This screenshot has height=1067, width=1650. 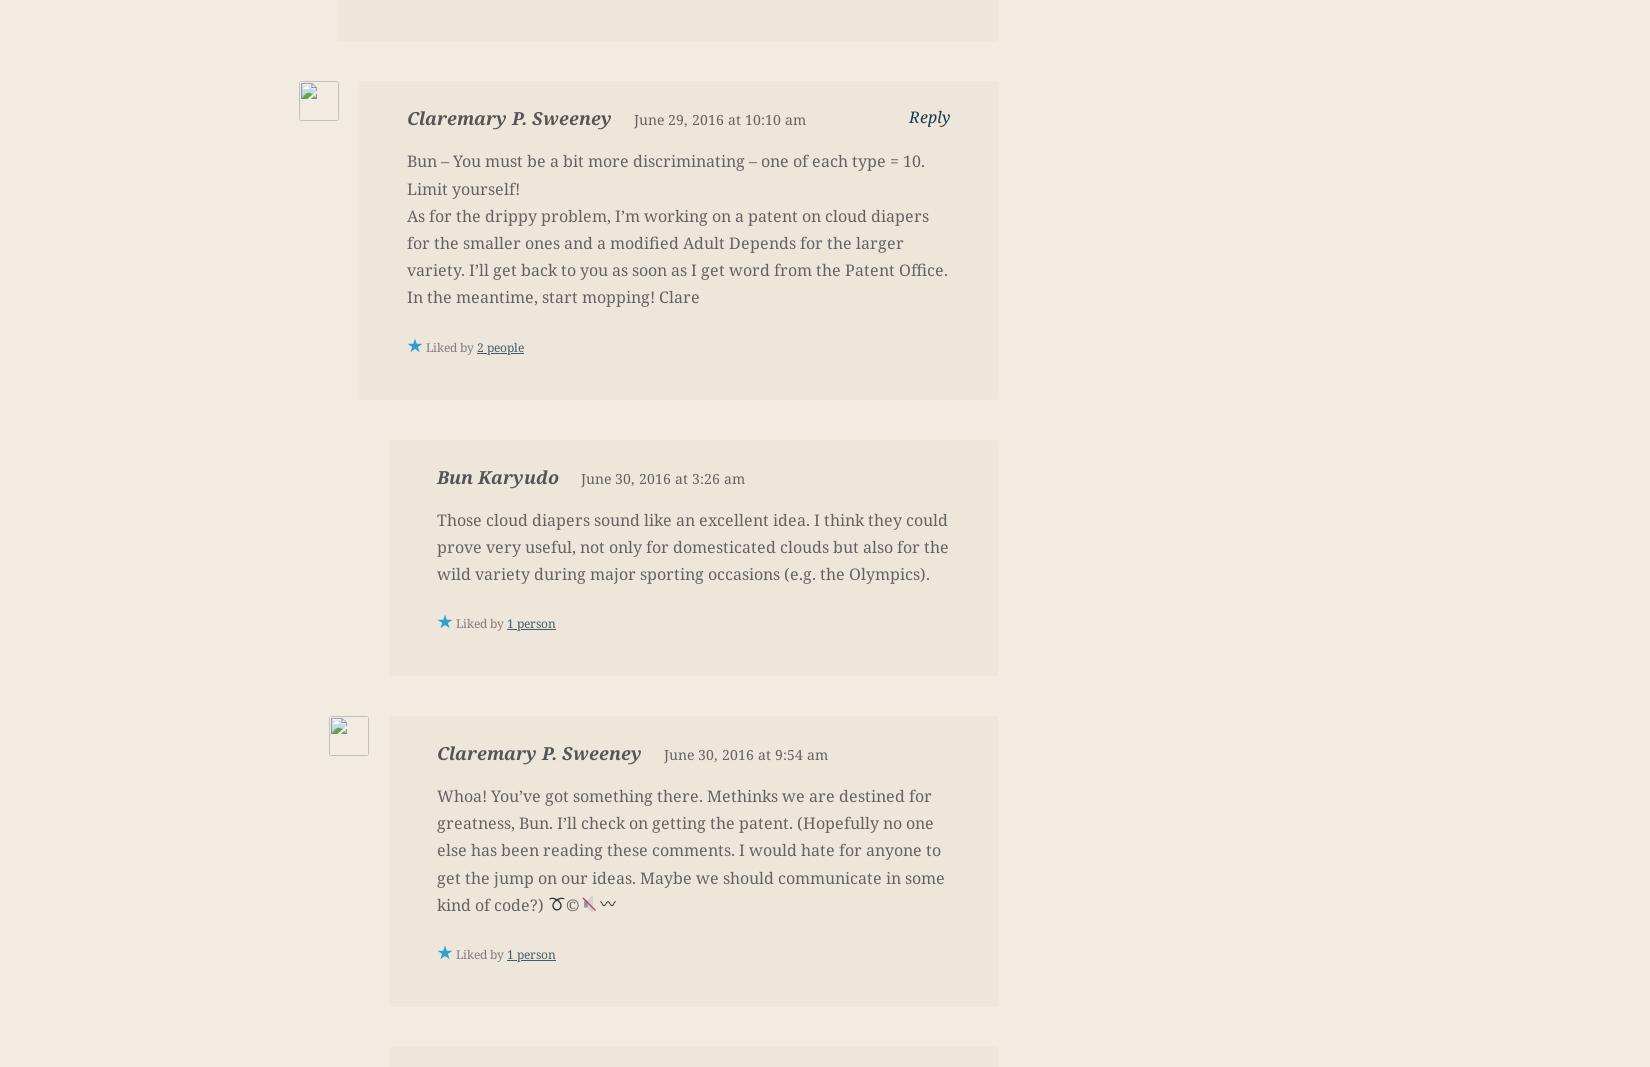 What do you see at coordinates (690, 848) in the screenshot?
I see `'Whoa! You’ve got something there. Methinks we are destined for greatness, Bun. I’ll check on getting the patent. (Hopefully no one else has been reading these comments. I would hate for anyone to get the jump on our ideas. Maybe we should communicate in some kind of code?)'` at bounding box center [690, 848].